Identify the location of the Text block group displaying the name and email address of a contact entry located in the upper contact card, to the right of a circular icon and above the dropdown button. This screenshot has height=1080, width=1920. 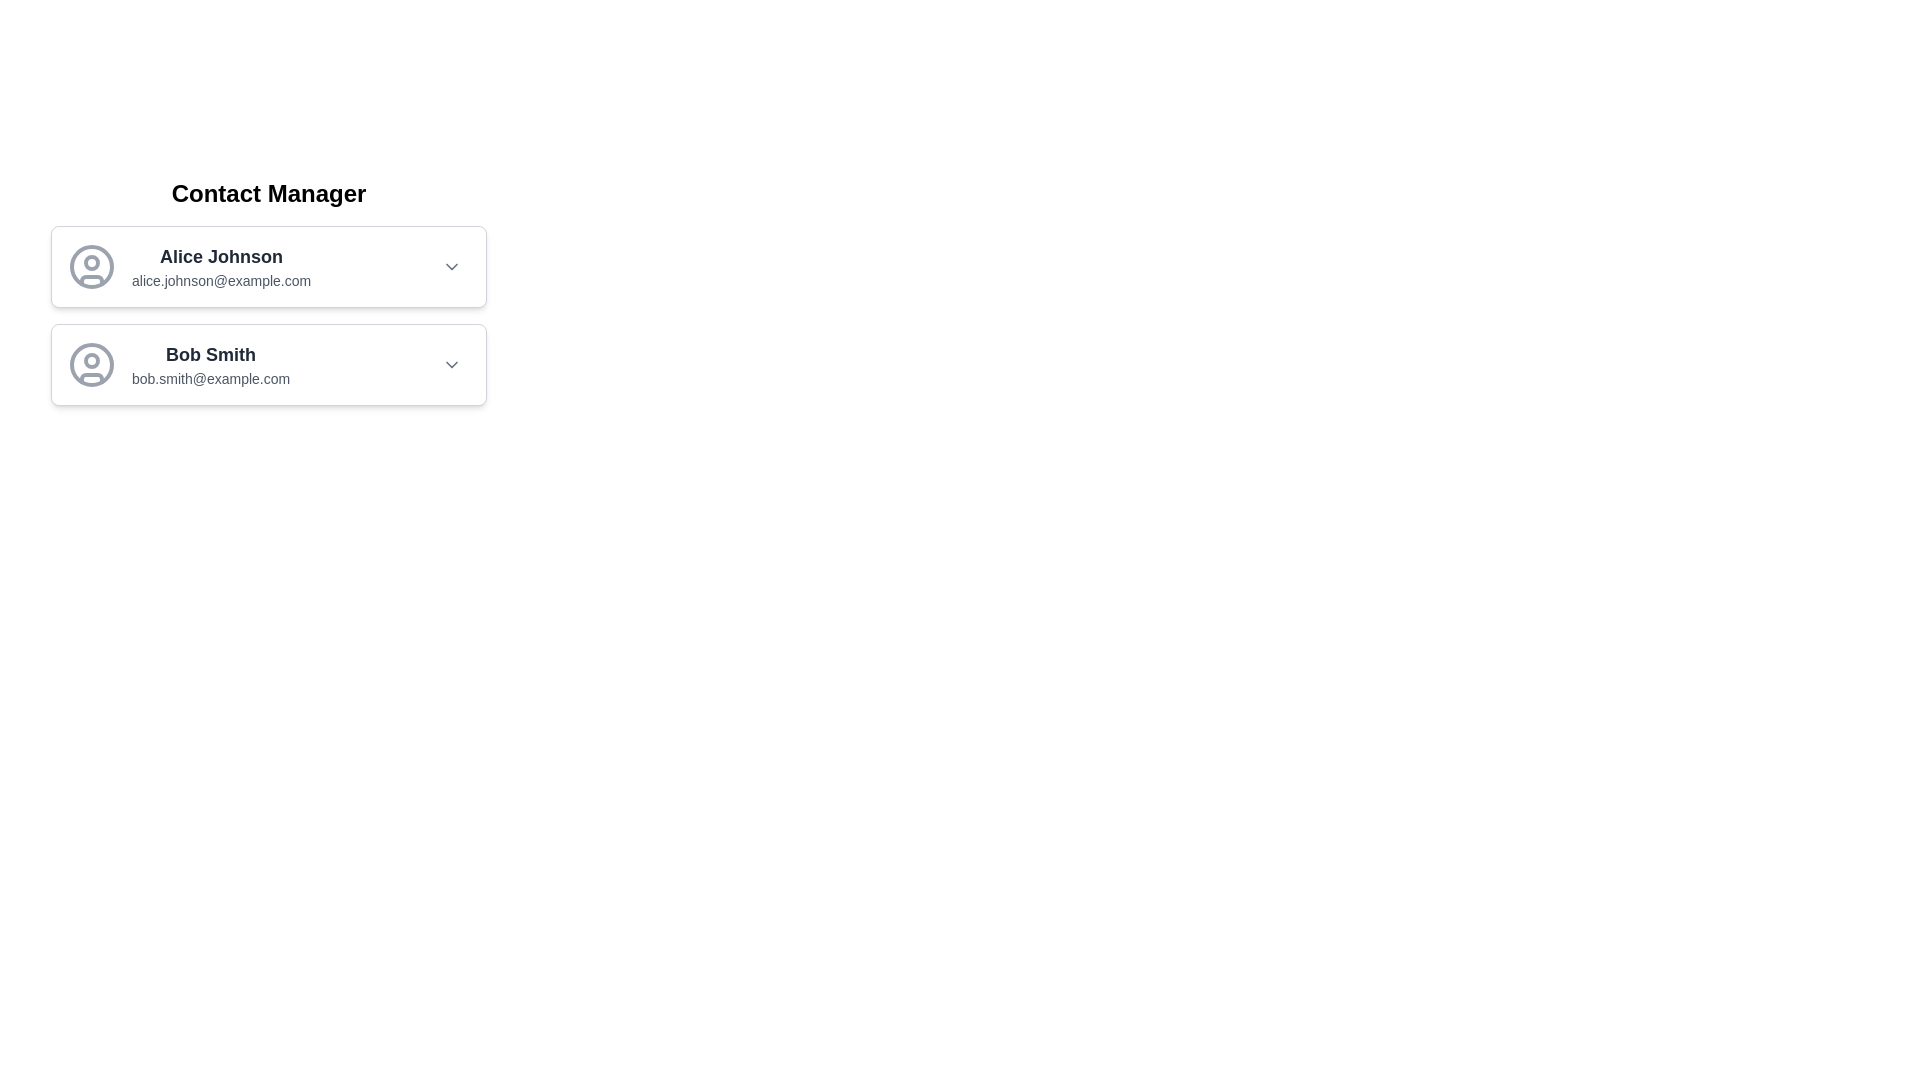
(221, 265).